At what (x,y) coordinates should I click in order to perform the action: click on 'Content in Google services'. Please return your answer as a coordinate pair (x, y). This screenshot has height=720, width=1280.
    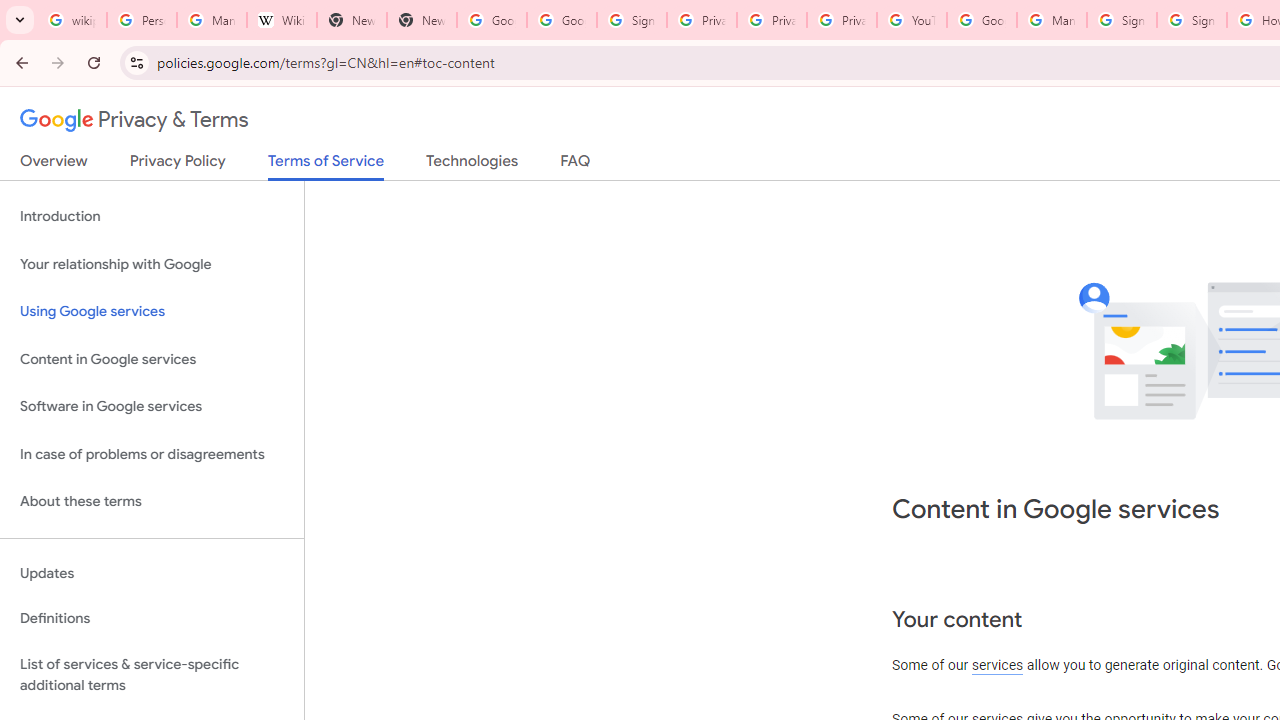
    Looking at the image, I should click on (151, 358).